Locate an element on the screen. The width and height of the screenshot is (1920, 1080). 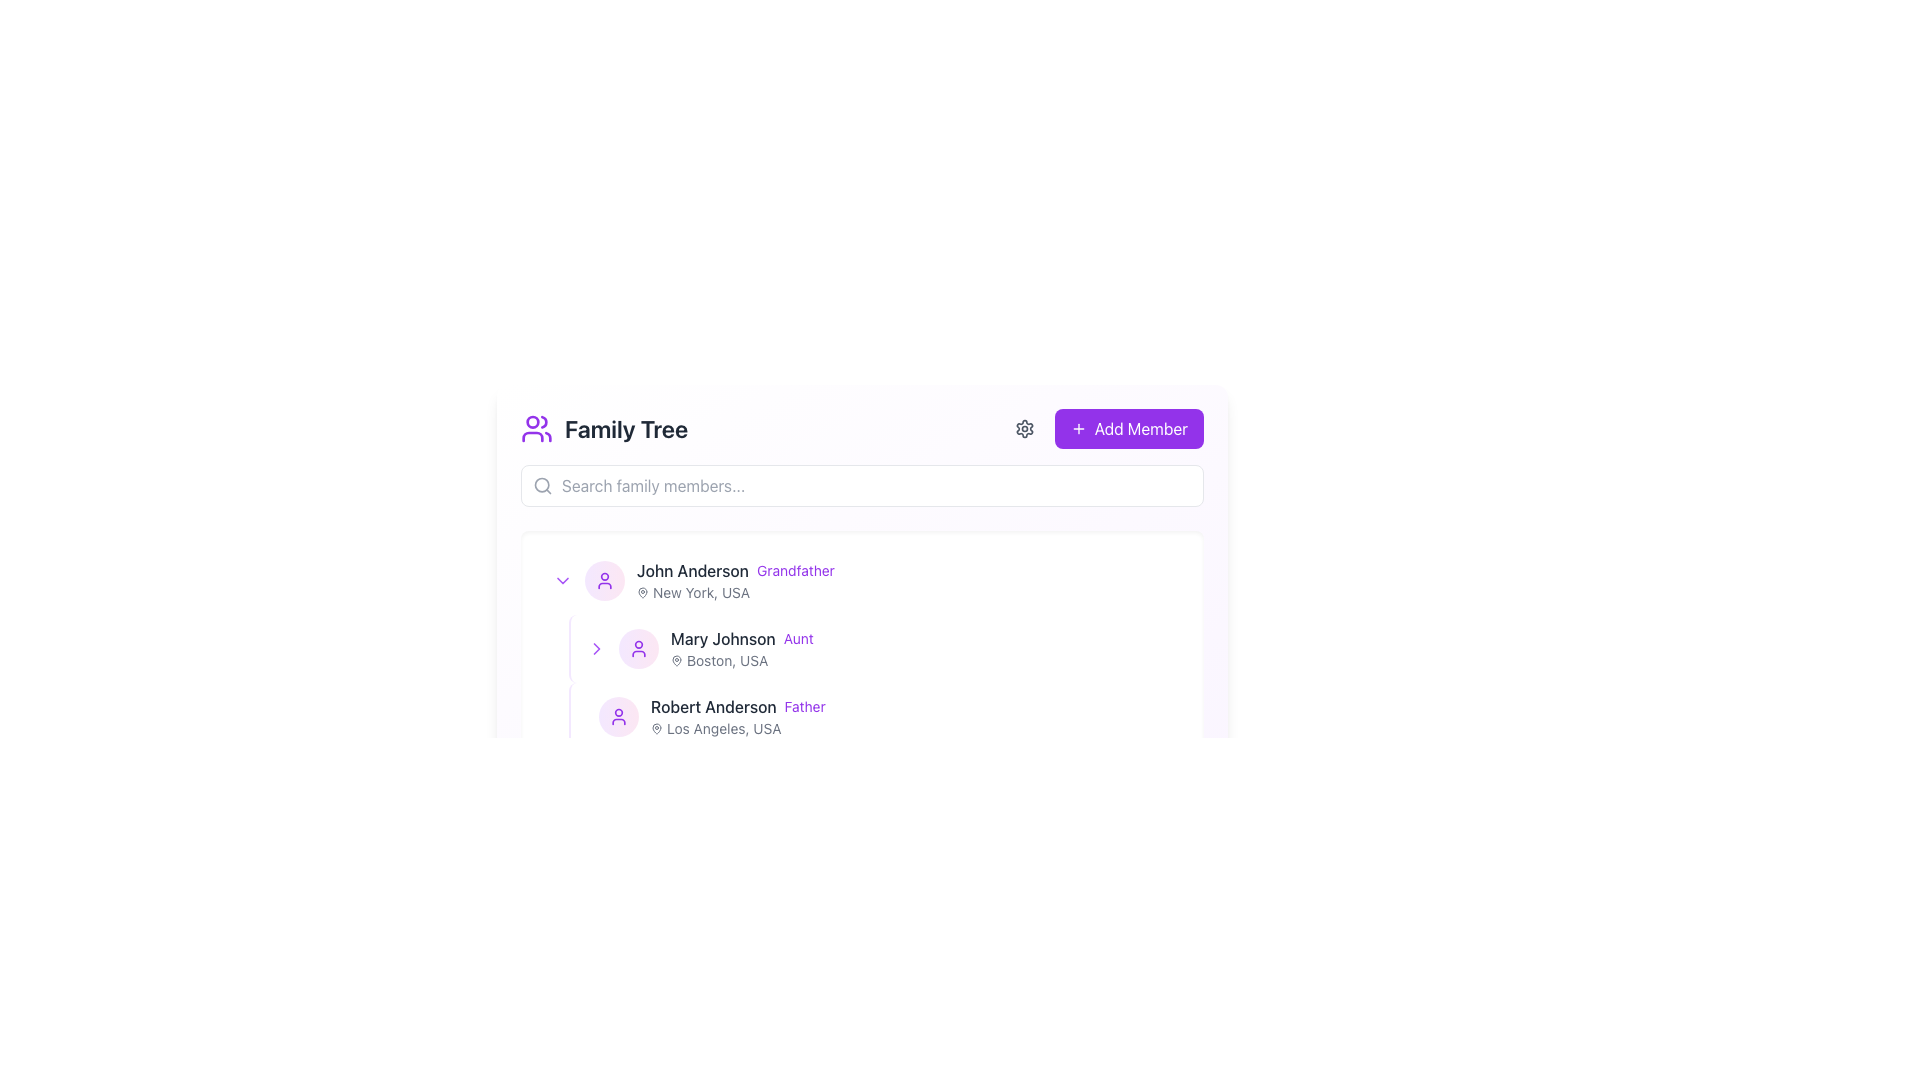
the third list entry for 'Robert Anderson' in the vertical list is located at coordinates (862, 716).